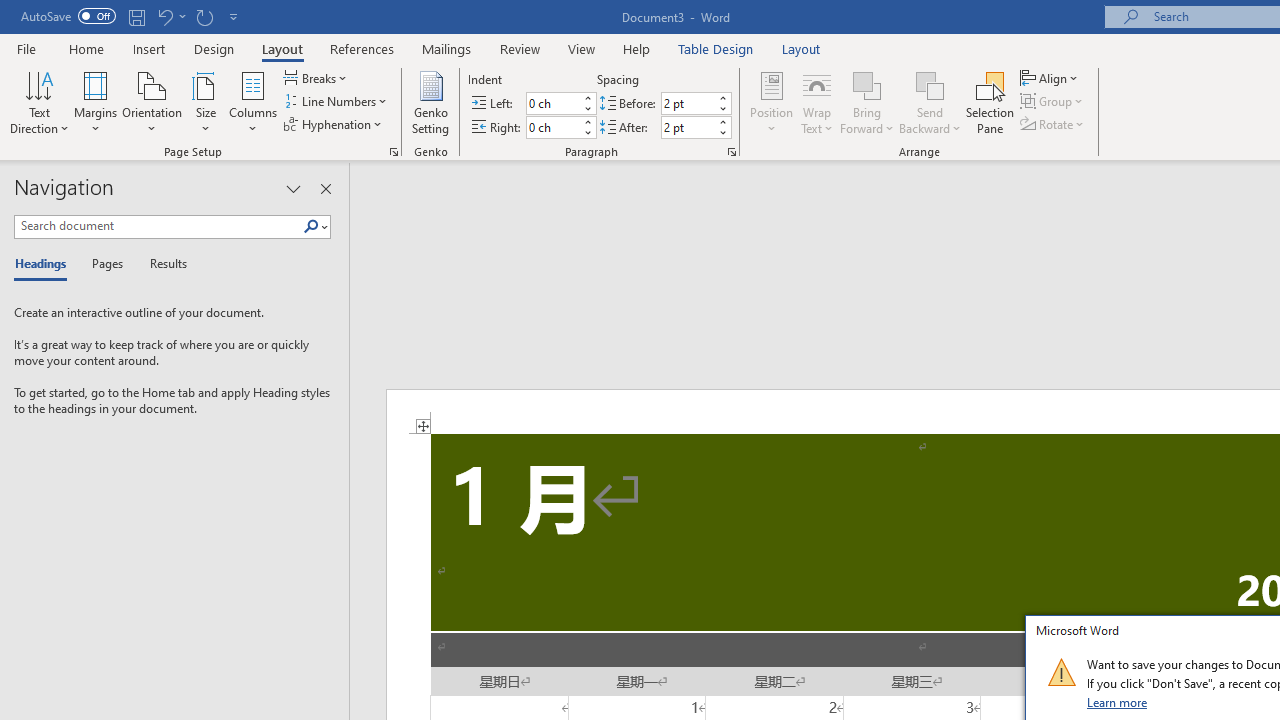 This screenshot has height=720, width=1280. I want to click on 'Align', so click(1050, 77).